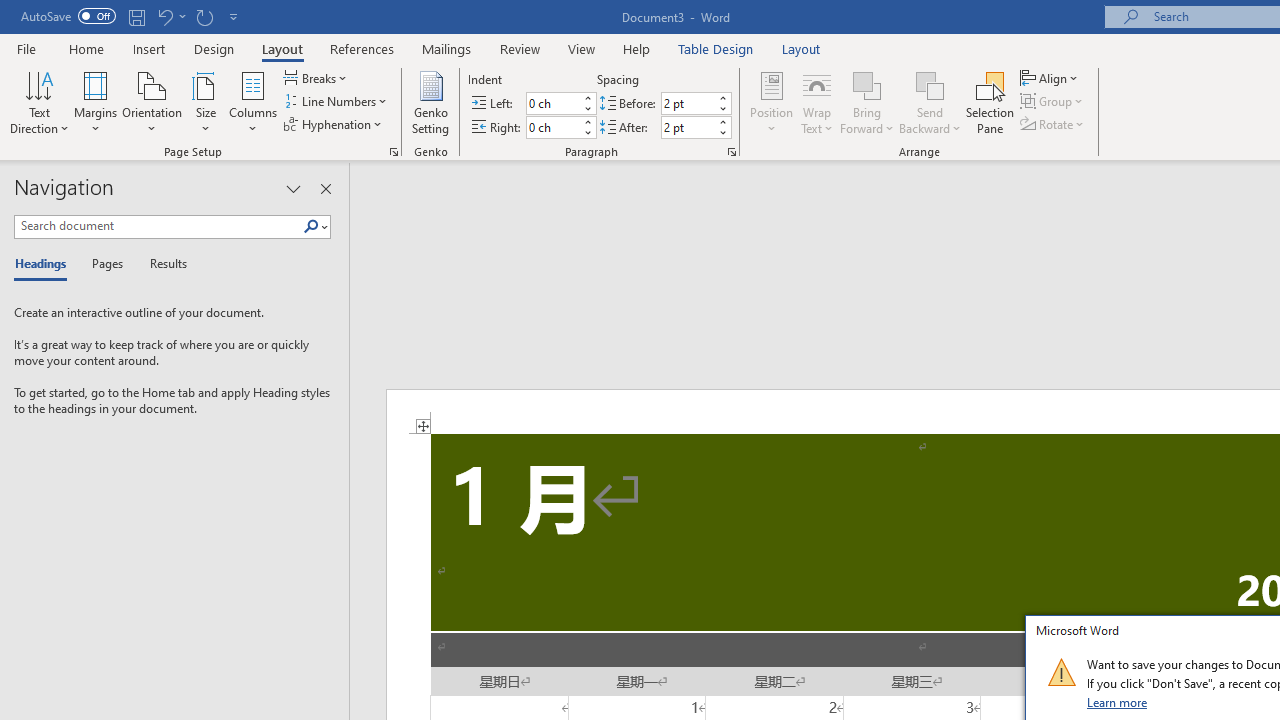 This screenshot has height=720, width=1280. I want to click on 'Align', so click(1050, 77).